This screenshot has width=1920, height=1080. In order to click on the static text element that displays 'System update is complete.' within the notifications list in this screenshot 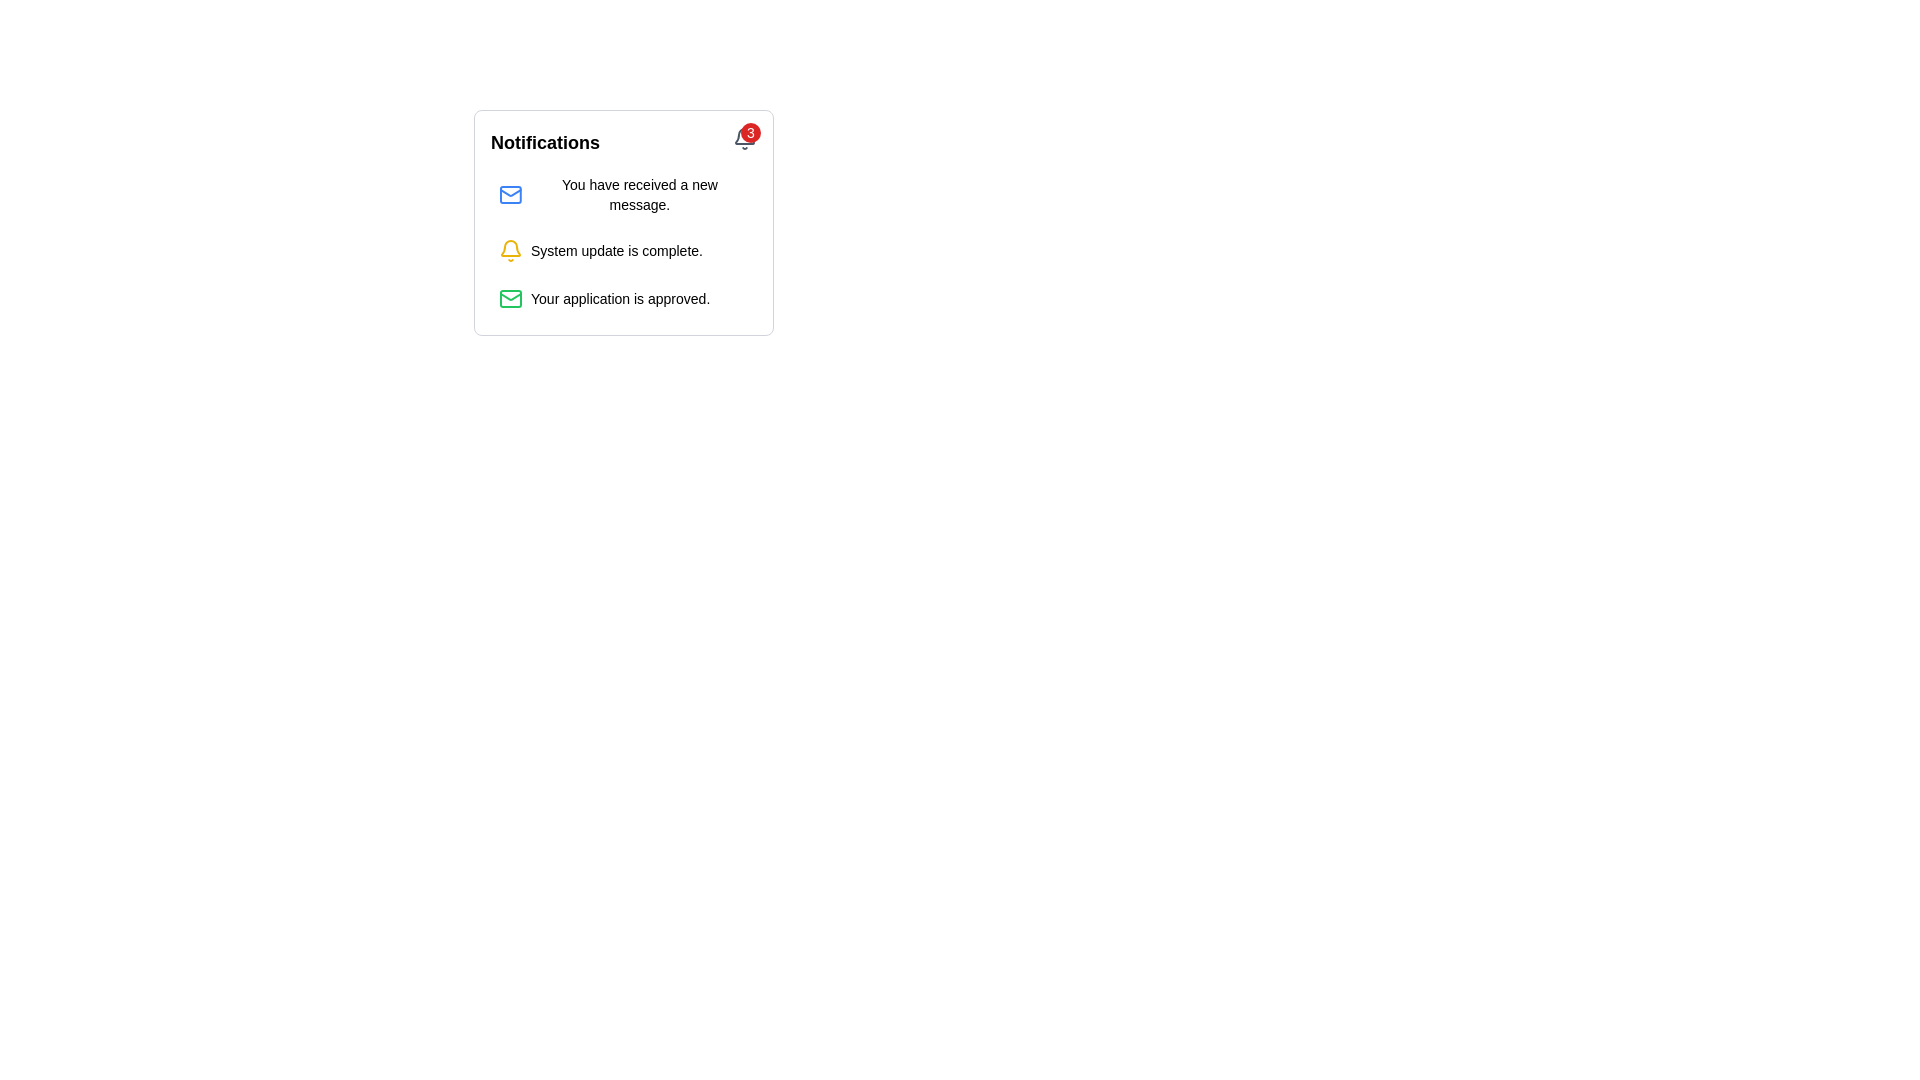, I will do `click(615, 249)`.